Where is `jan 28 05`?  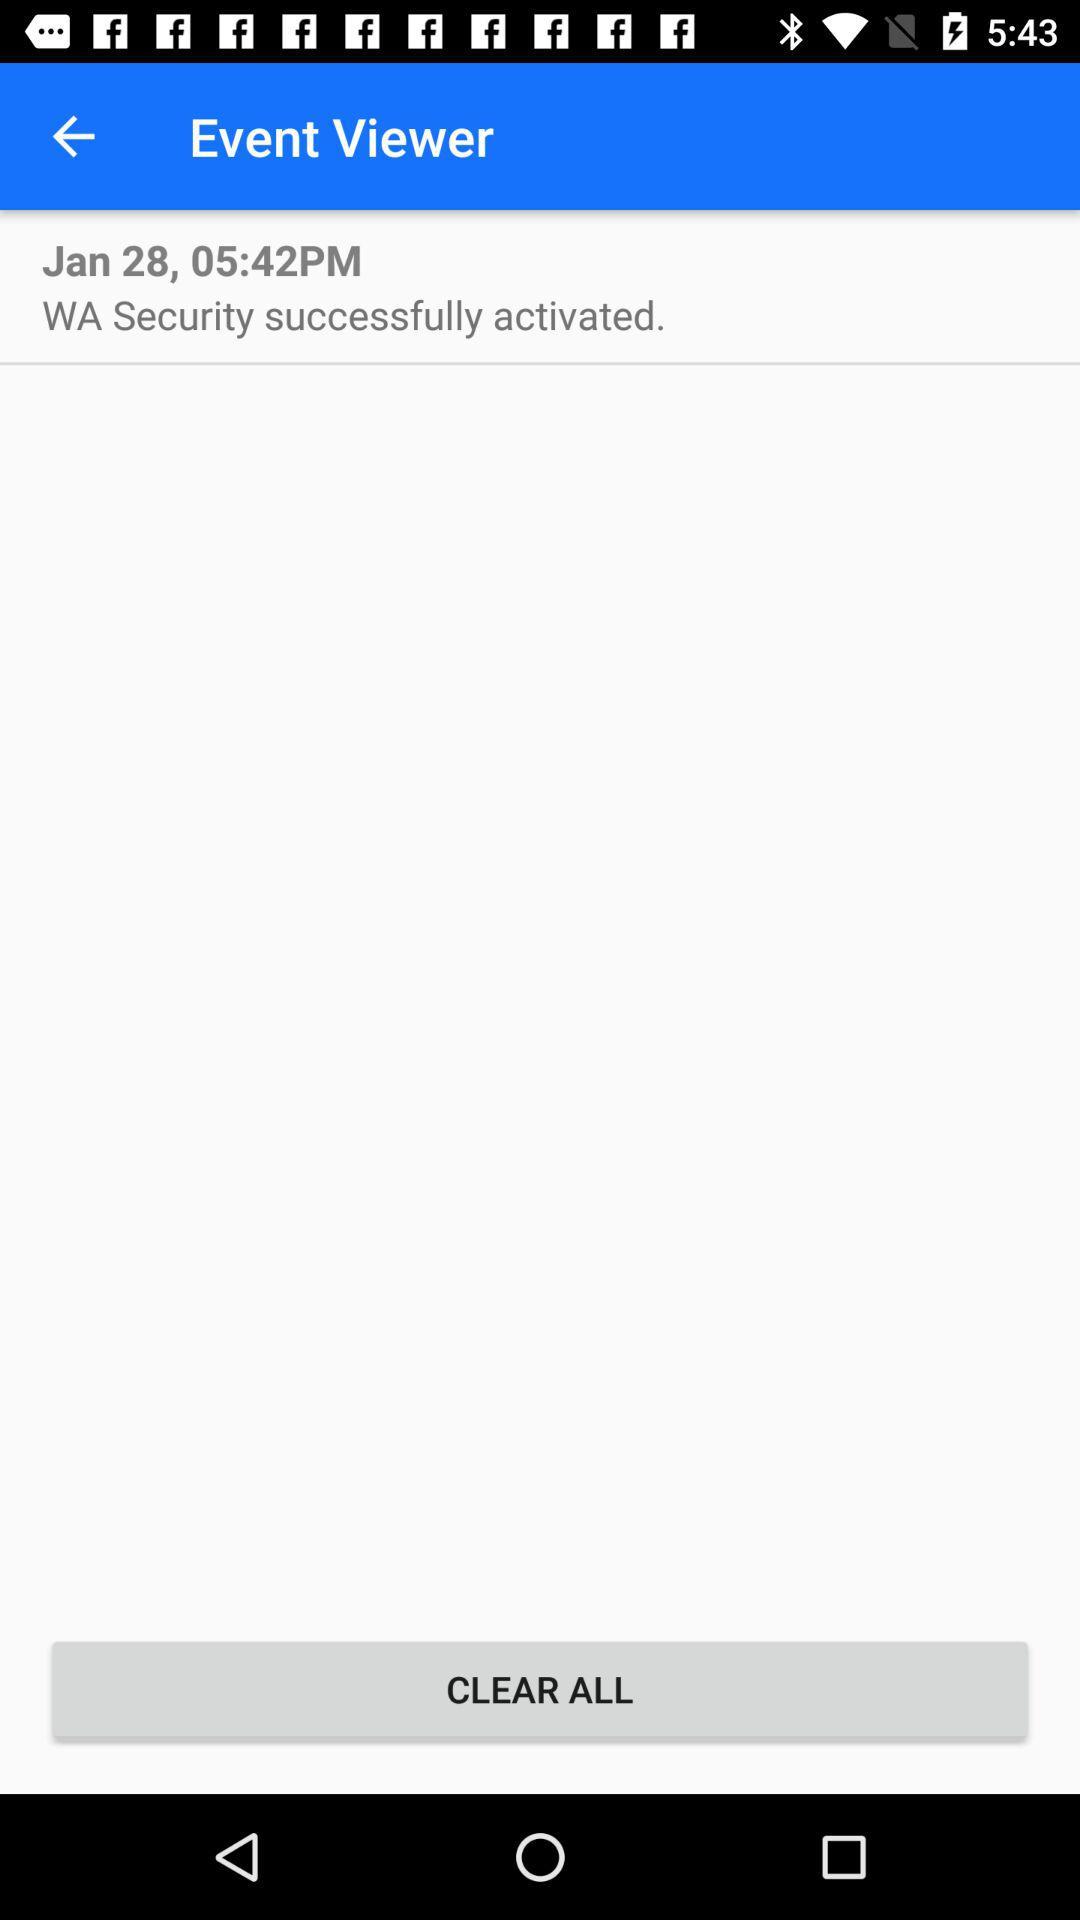 jan 28 05 is located at coordinates (202, 258).